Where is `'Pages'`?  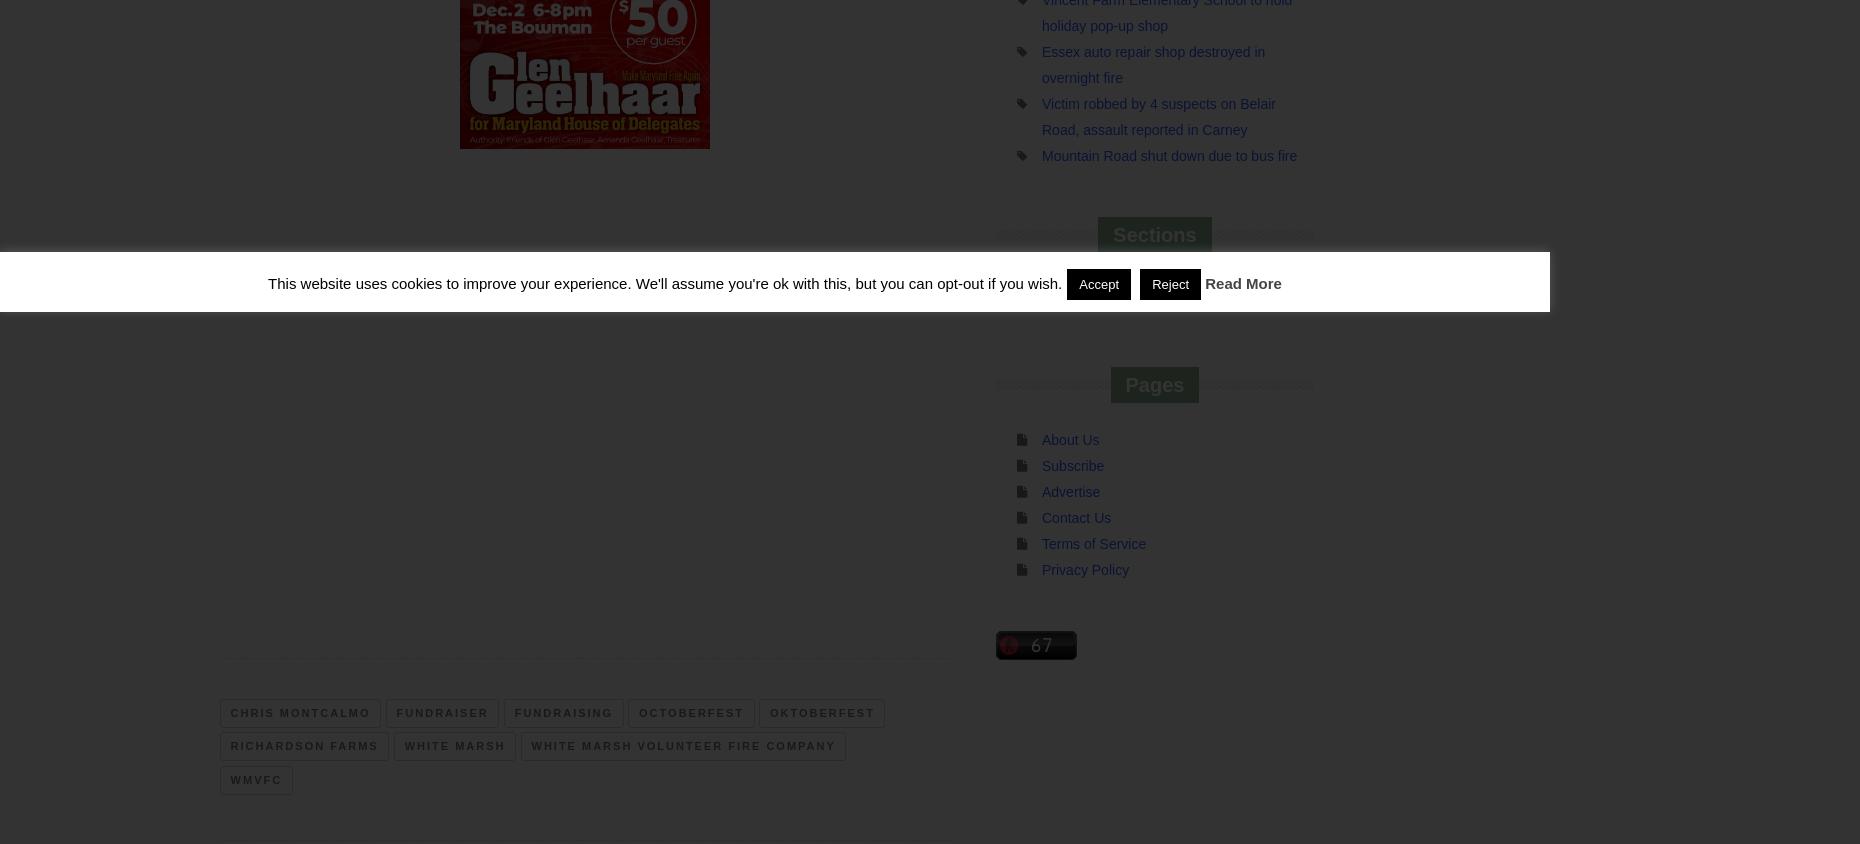
'Pages' is located at coordinates (1153, 384).